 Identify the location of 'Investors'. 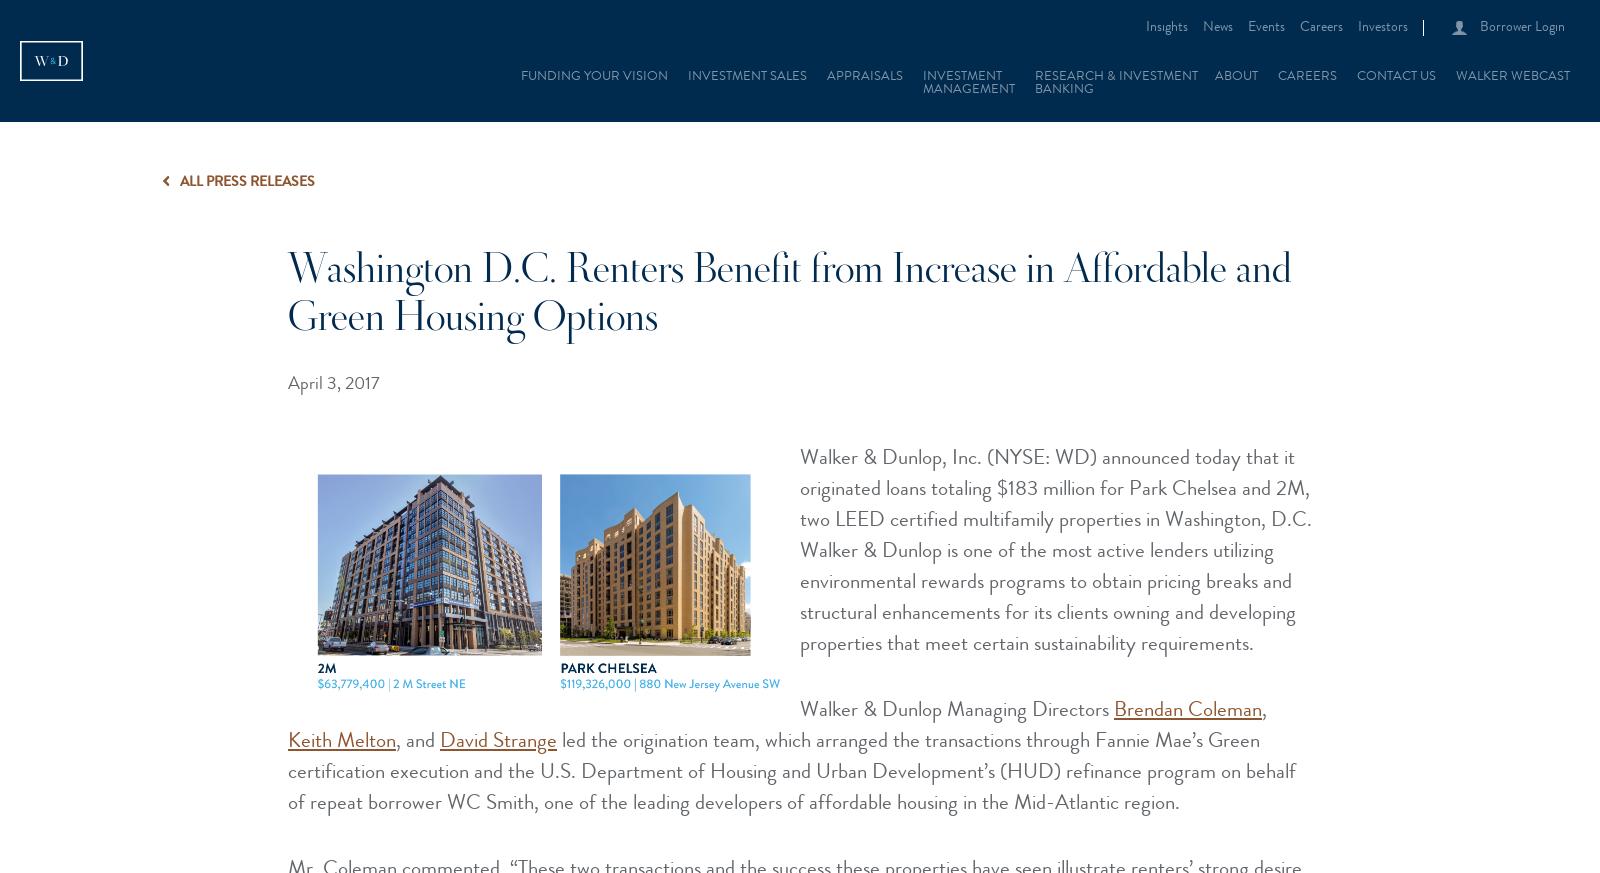
(1382, 27).